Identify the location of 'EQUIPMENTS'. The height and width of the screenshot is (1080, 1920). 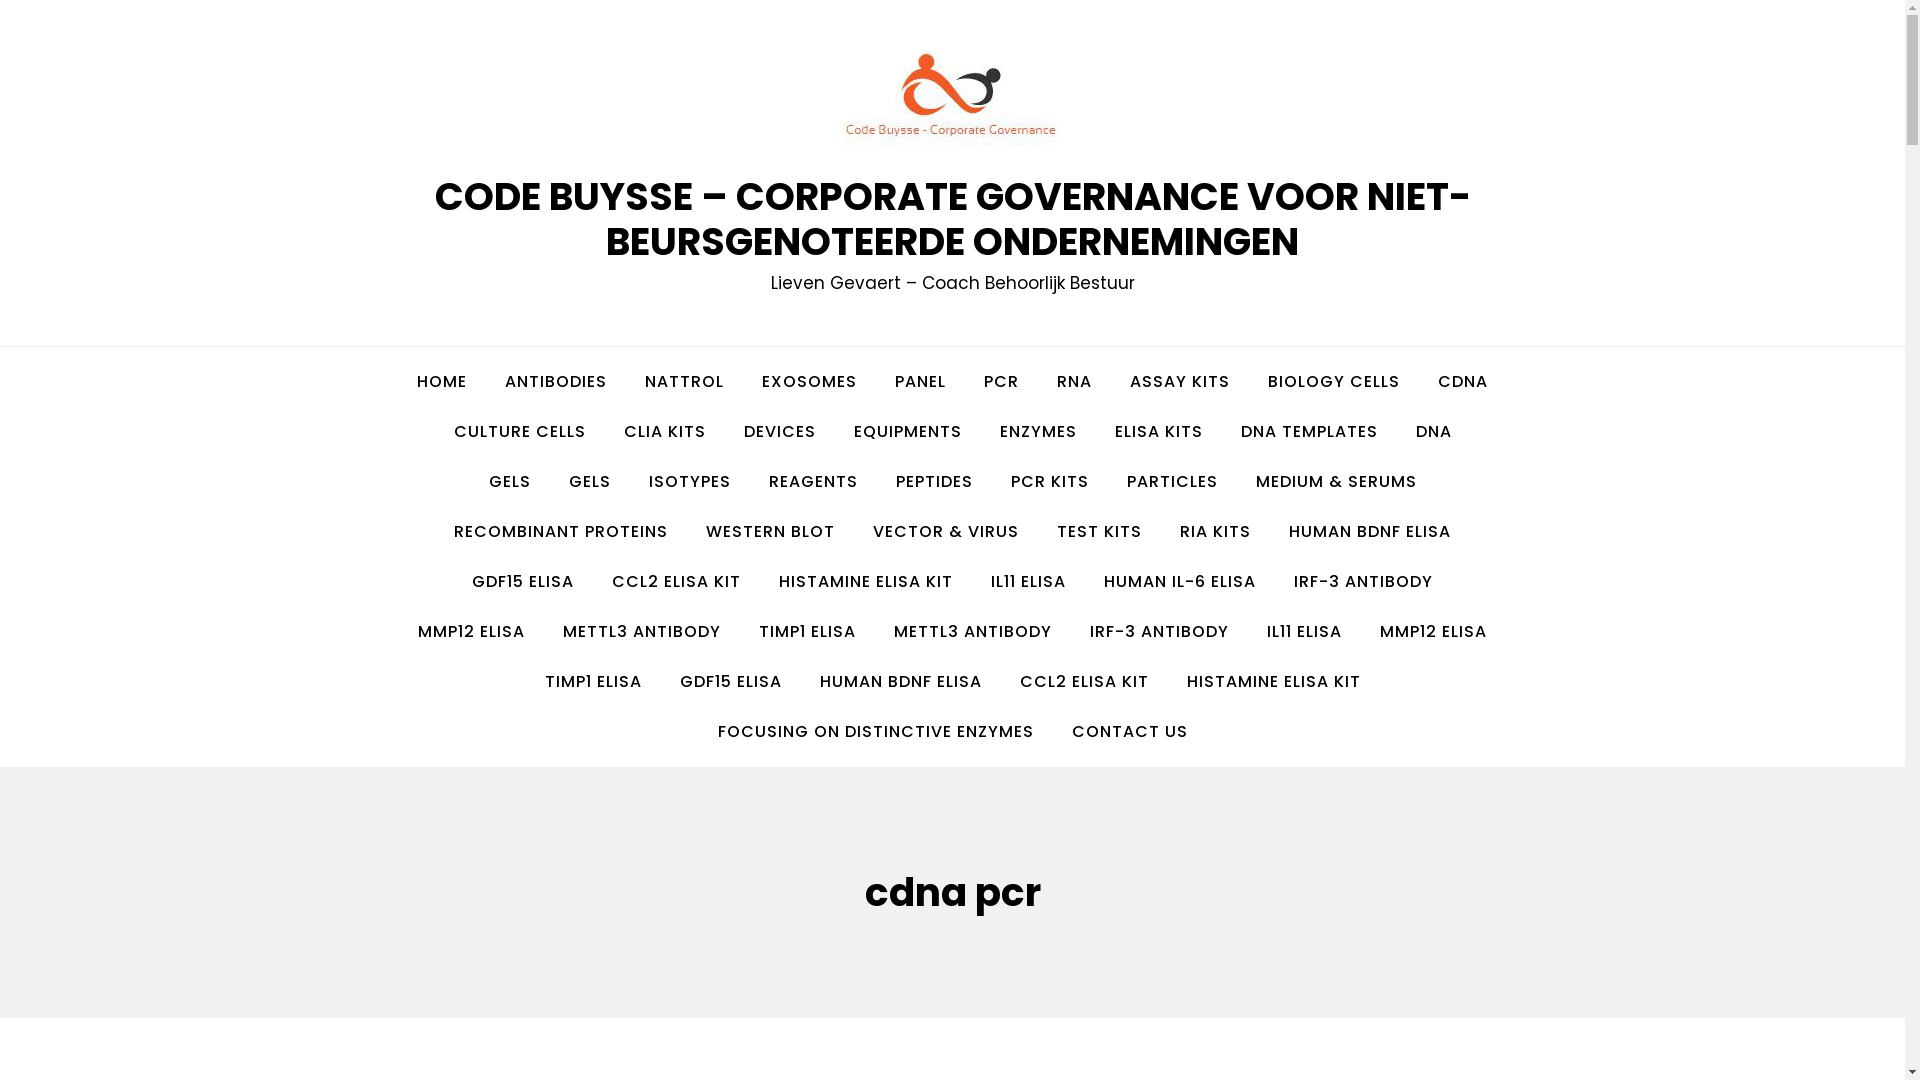
(906, 431).